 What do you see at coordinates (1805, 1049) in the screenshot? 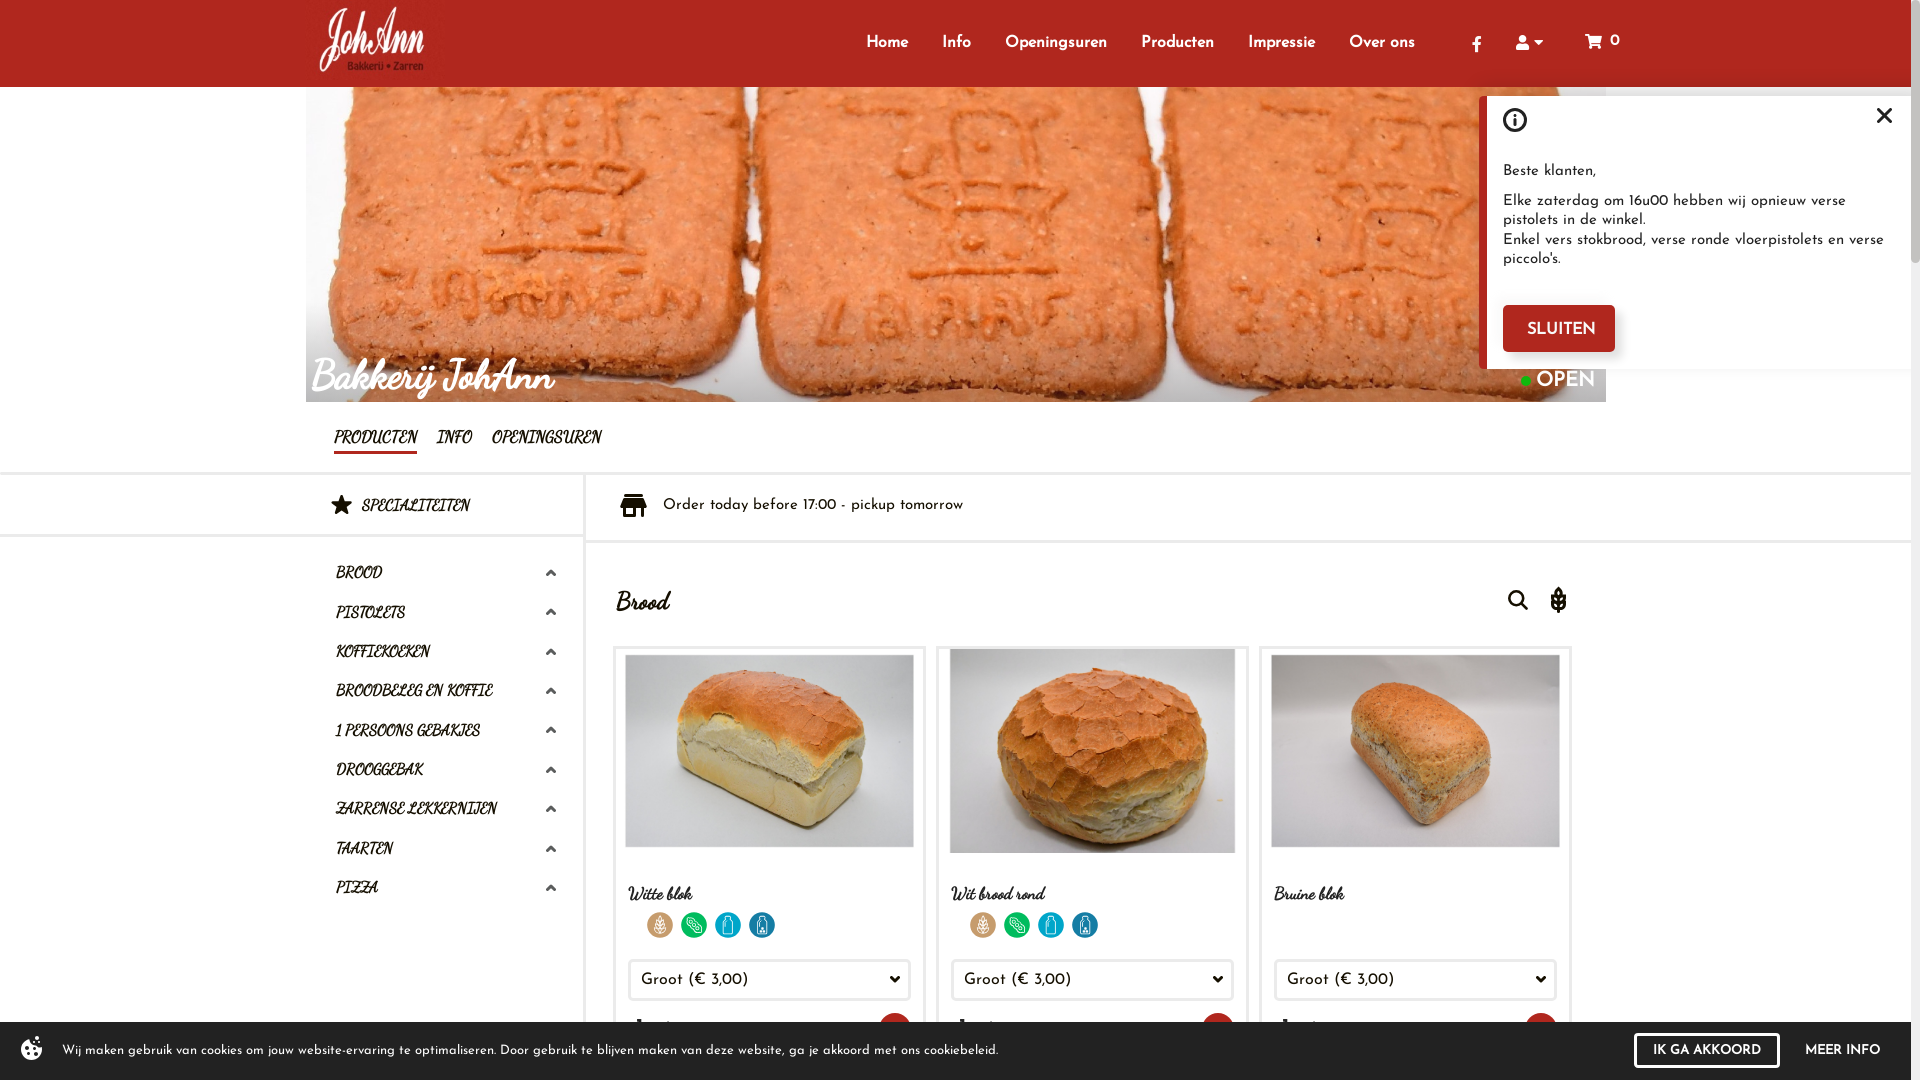
I see `'MORE INFO'` at bounding box center [1805, 1049].